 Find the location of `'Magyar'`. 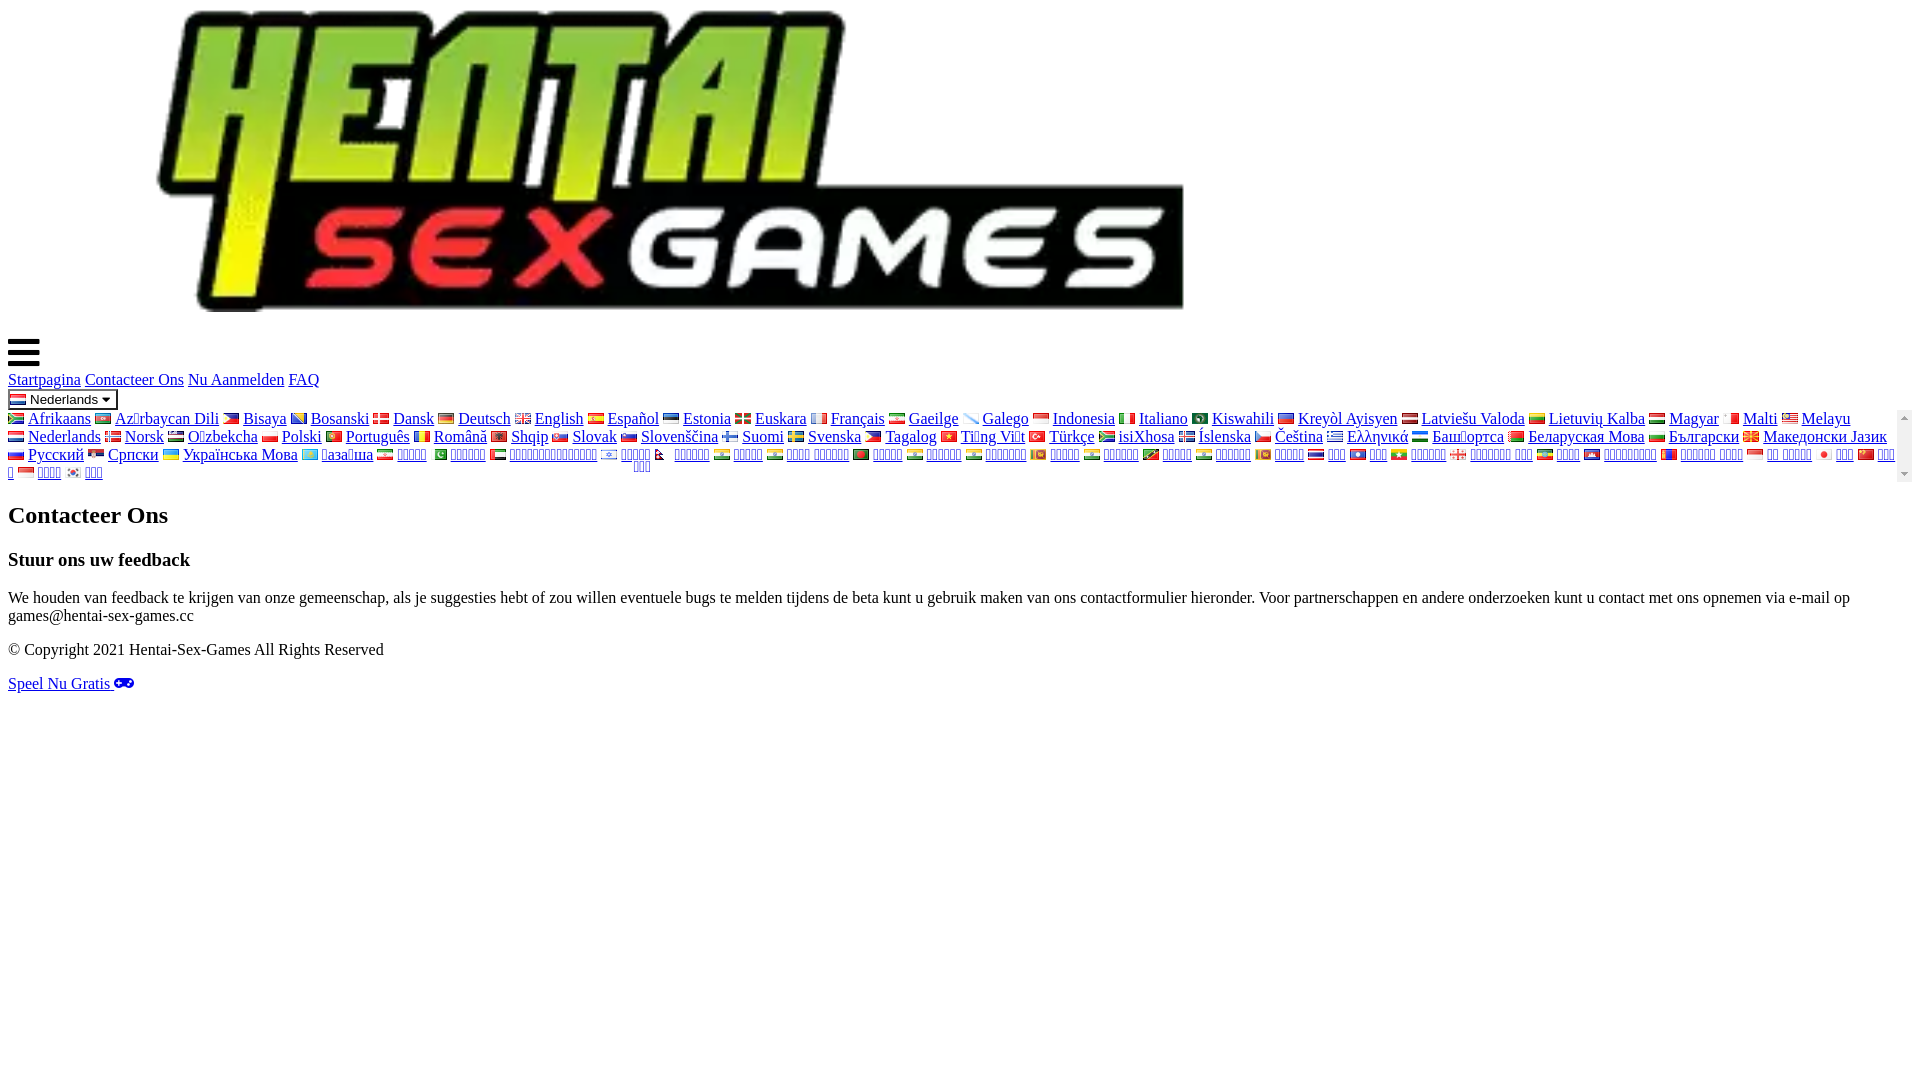

'Magyar' is located at coordinates (1683, 417).